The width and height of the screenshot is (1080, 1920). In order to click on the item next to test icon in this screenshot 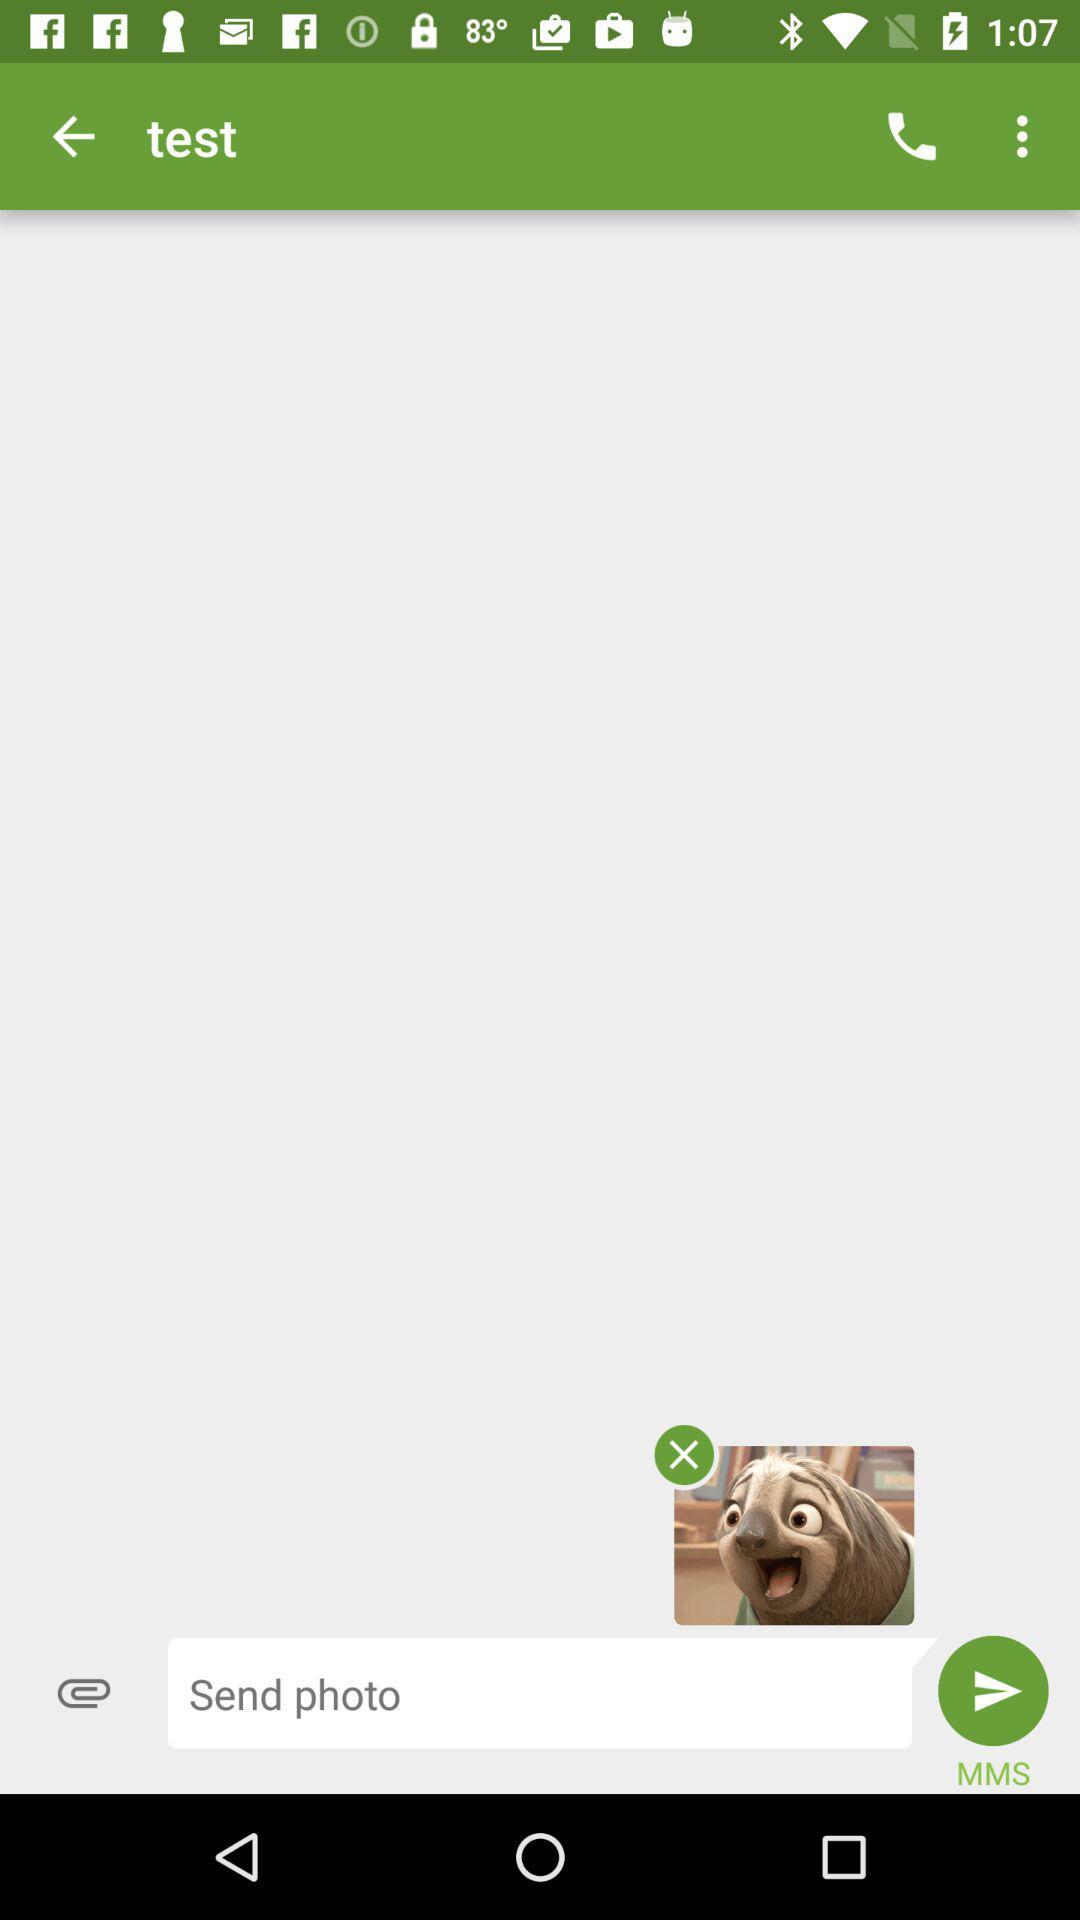, I will do `click(911, 135)`.